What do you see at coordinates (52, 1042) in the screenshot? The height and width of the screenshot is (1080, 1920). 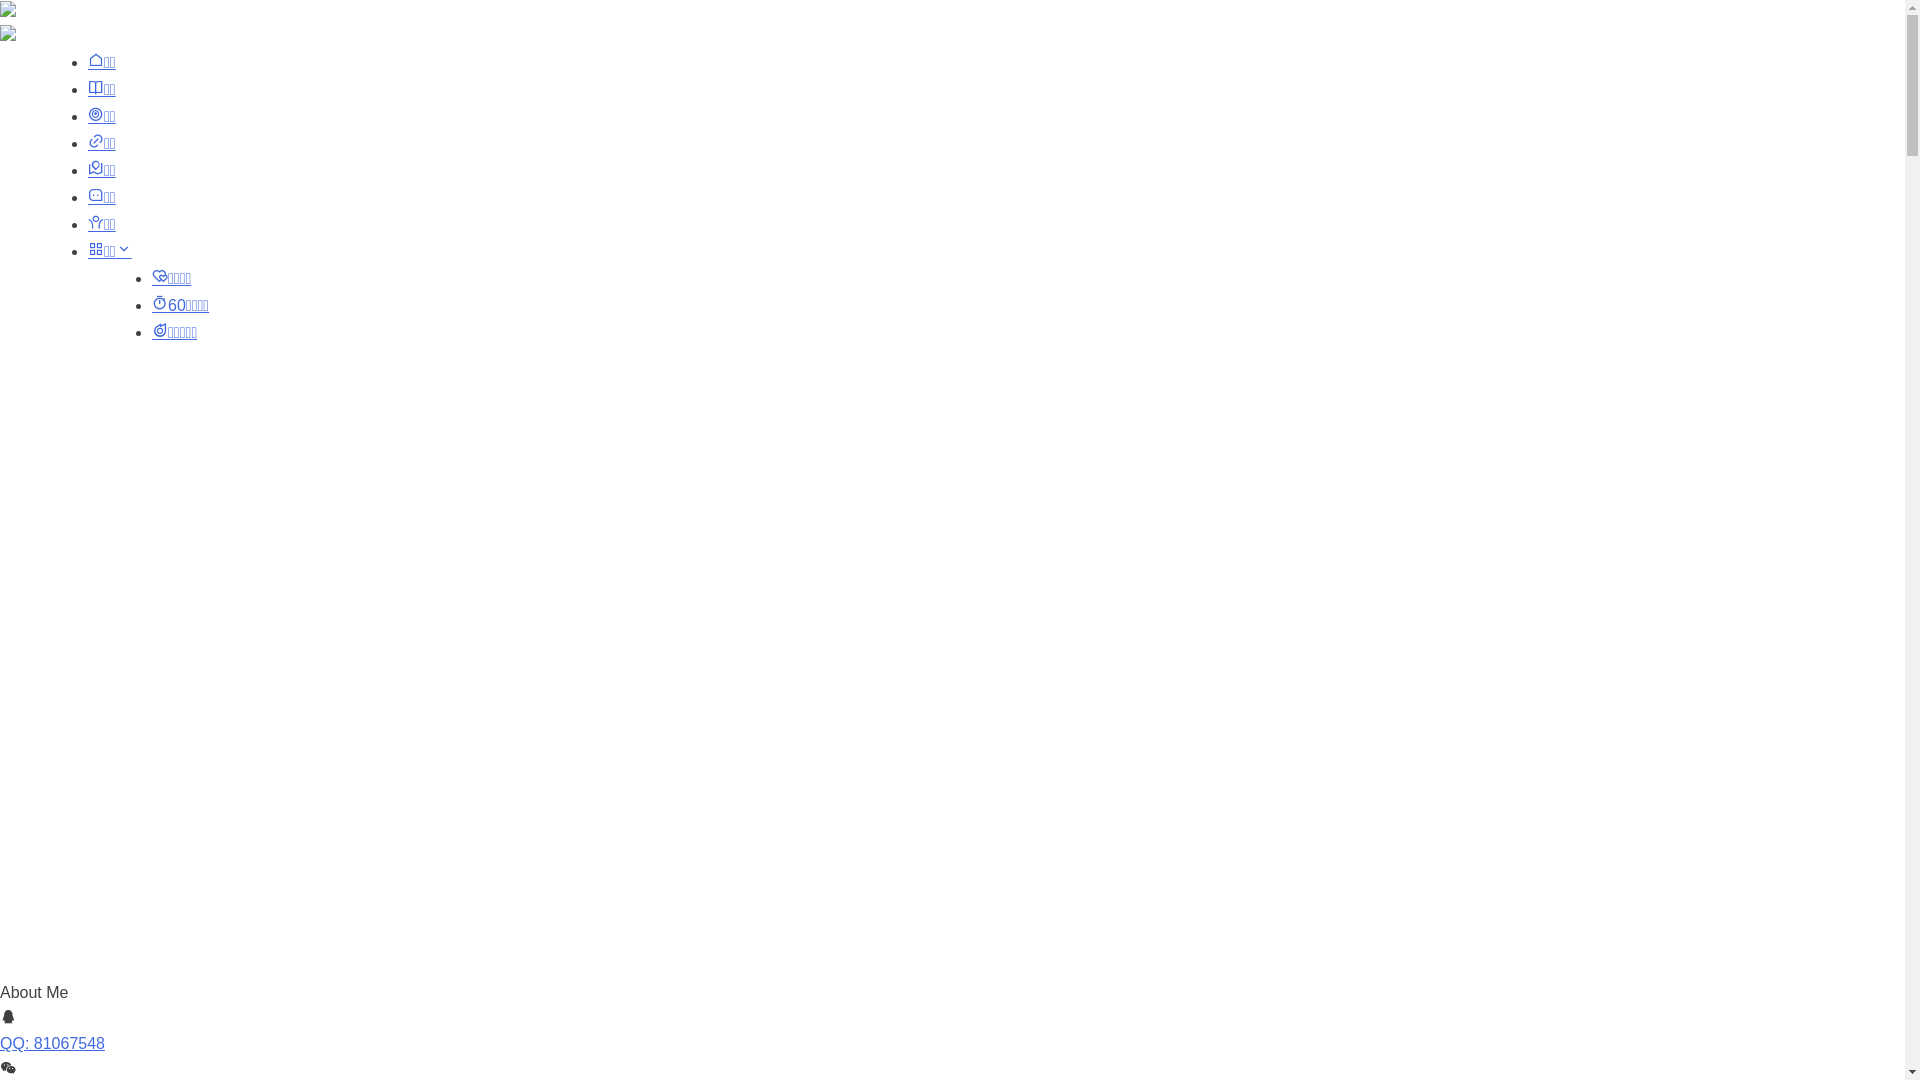 I see `'QQ: 81067548'` at bounding box center [52, 1042].